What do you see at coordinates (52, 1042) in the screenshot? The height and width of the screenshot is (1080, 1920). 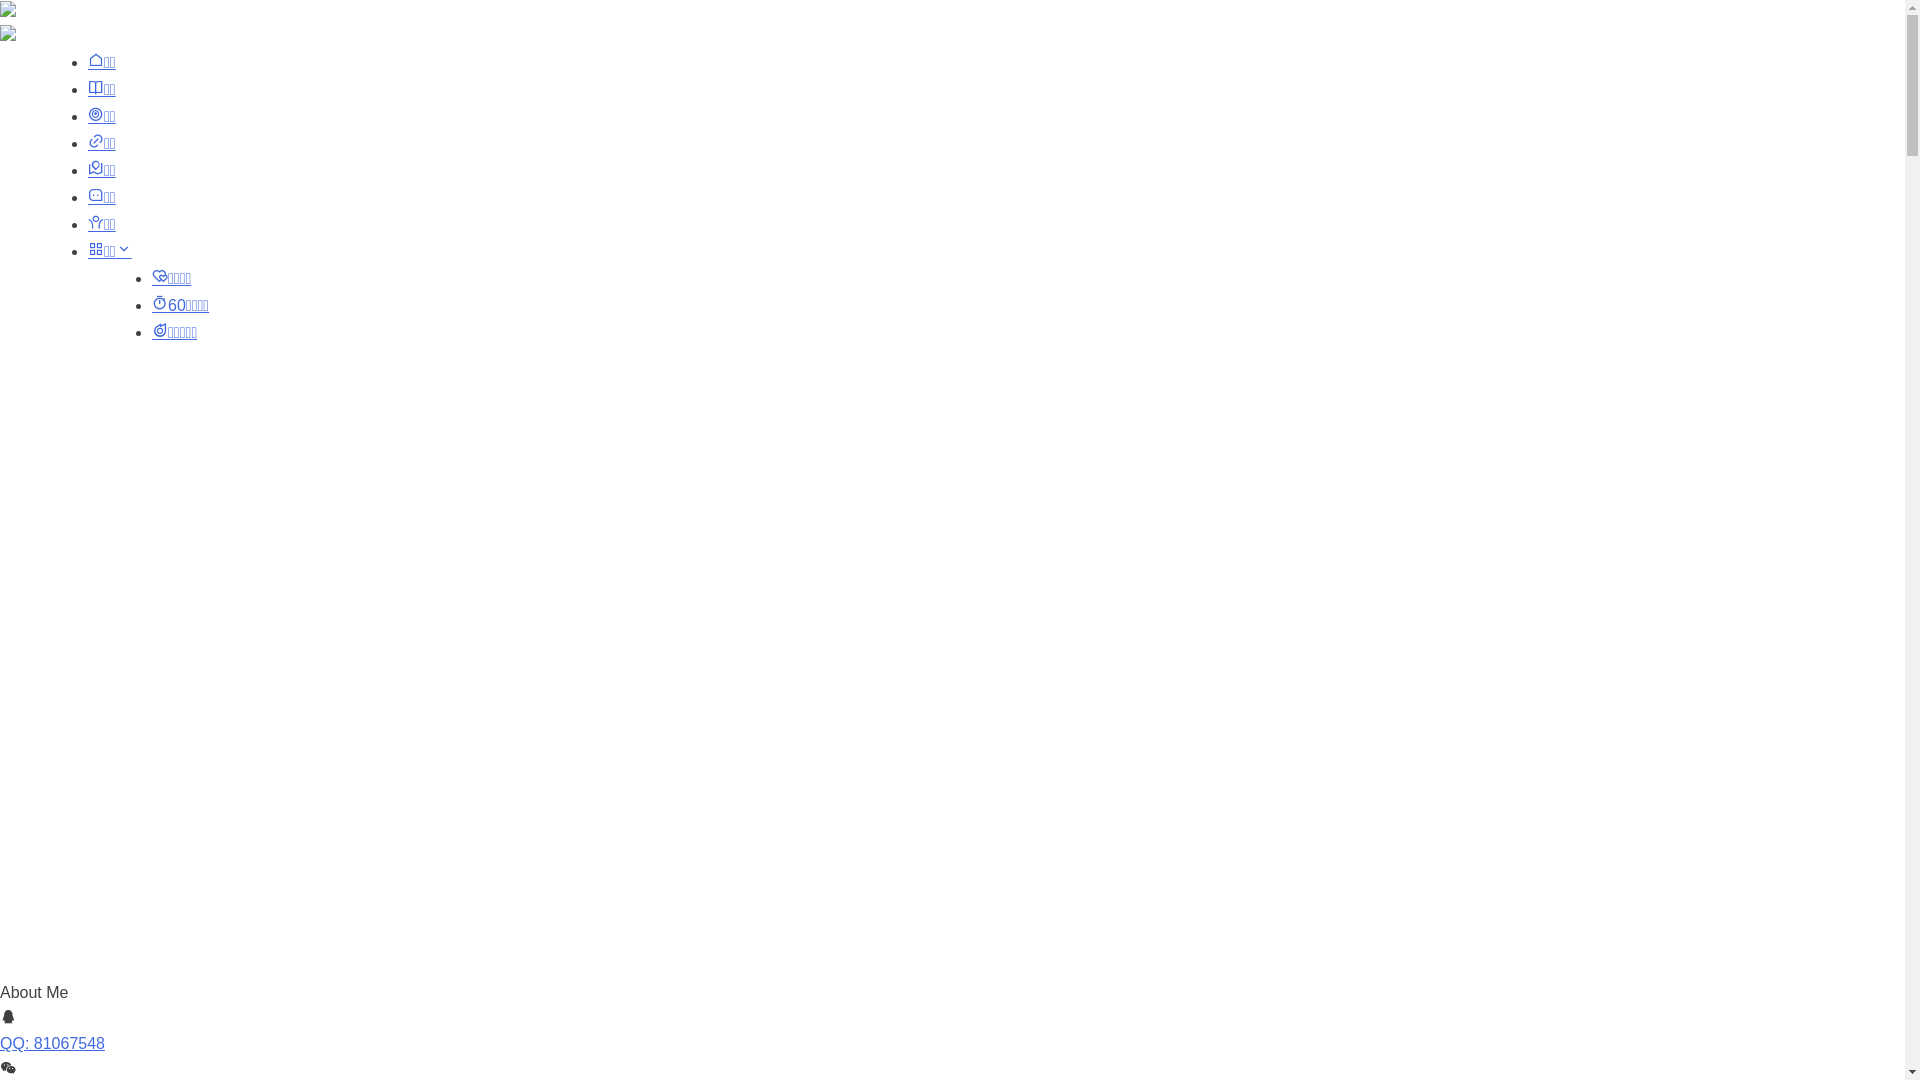 I see `'QQ: 81067548'` at bounding box center [52, 1042].